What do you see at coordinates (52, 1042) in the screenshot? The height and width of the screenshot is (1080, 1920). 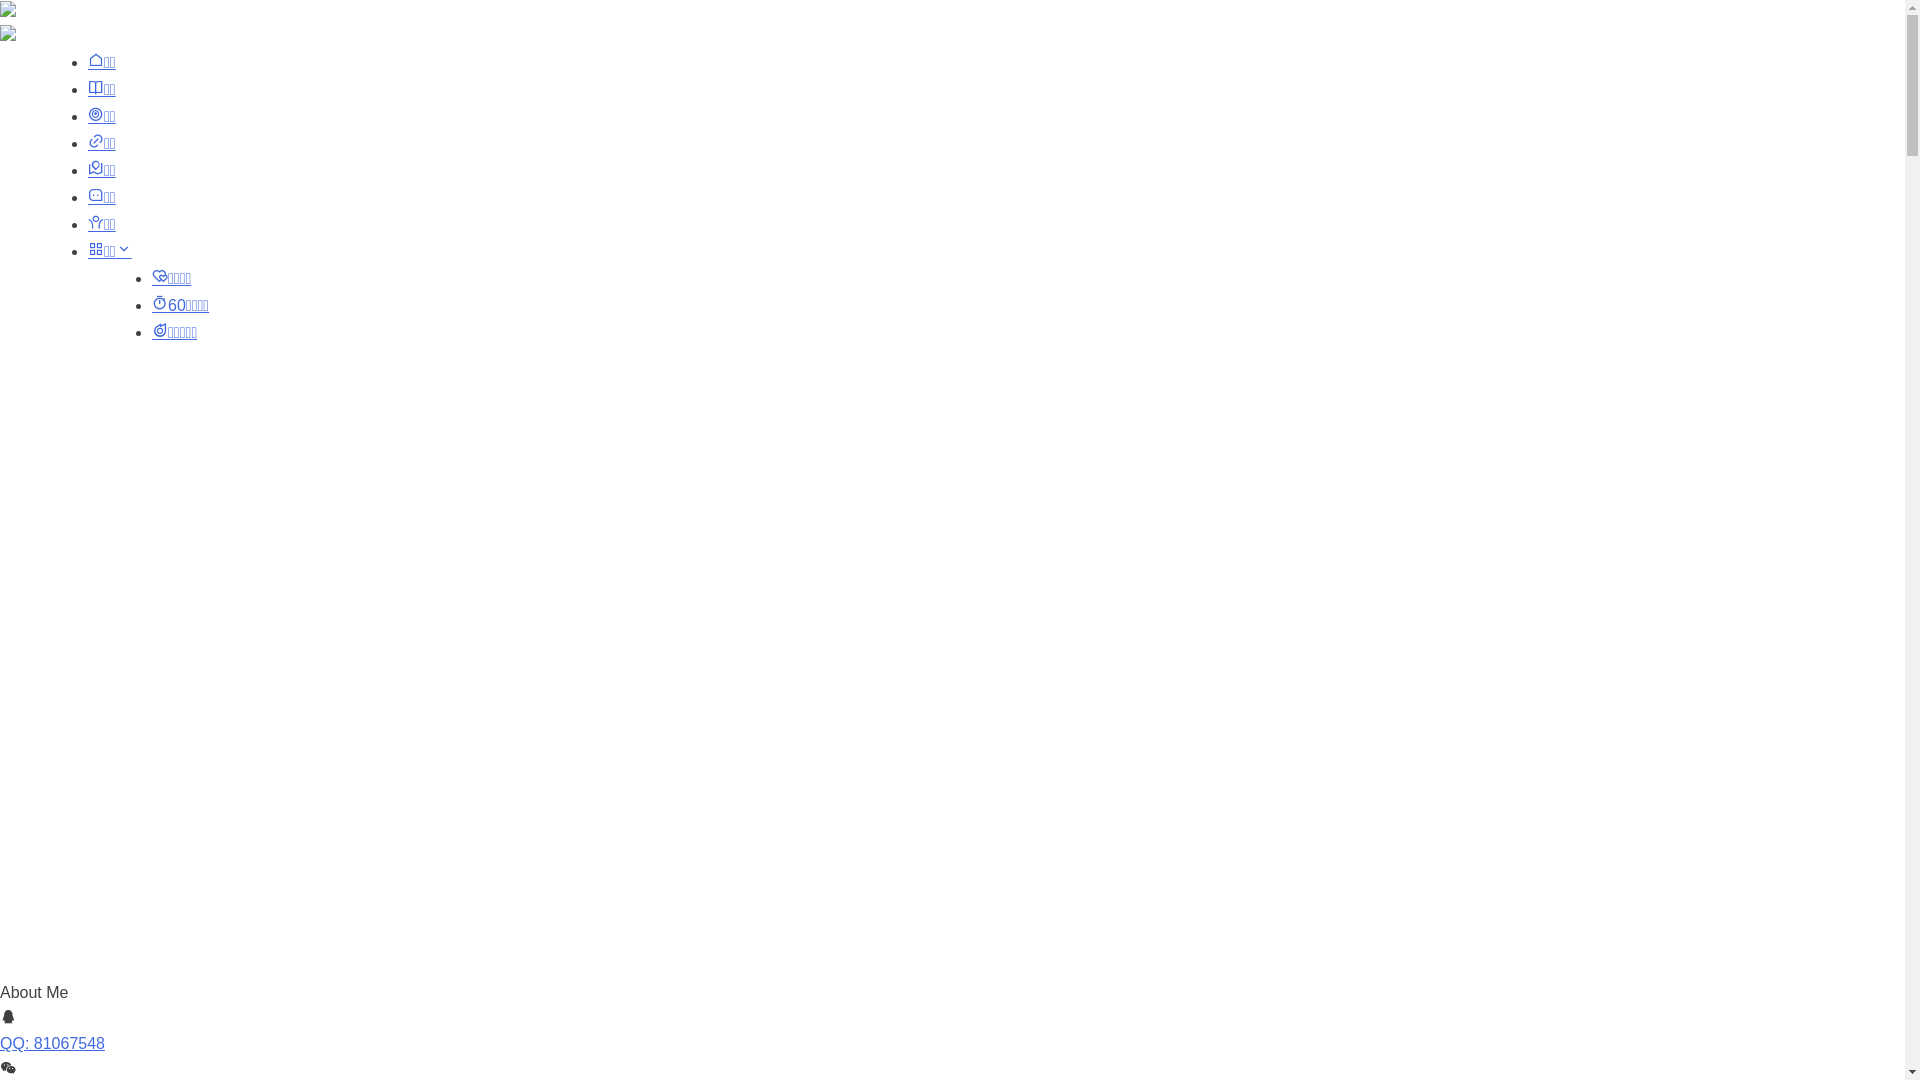 I see `'QQ: 81067548'` at bounding box center [52, 1042].